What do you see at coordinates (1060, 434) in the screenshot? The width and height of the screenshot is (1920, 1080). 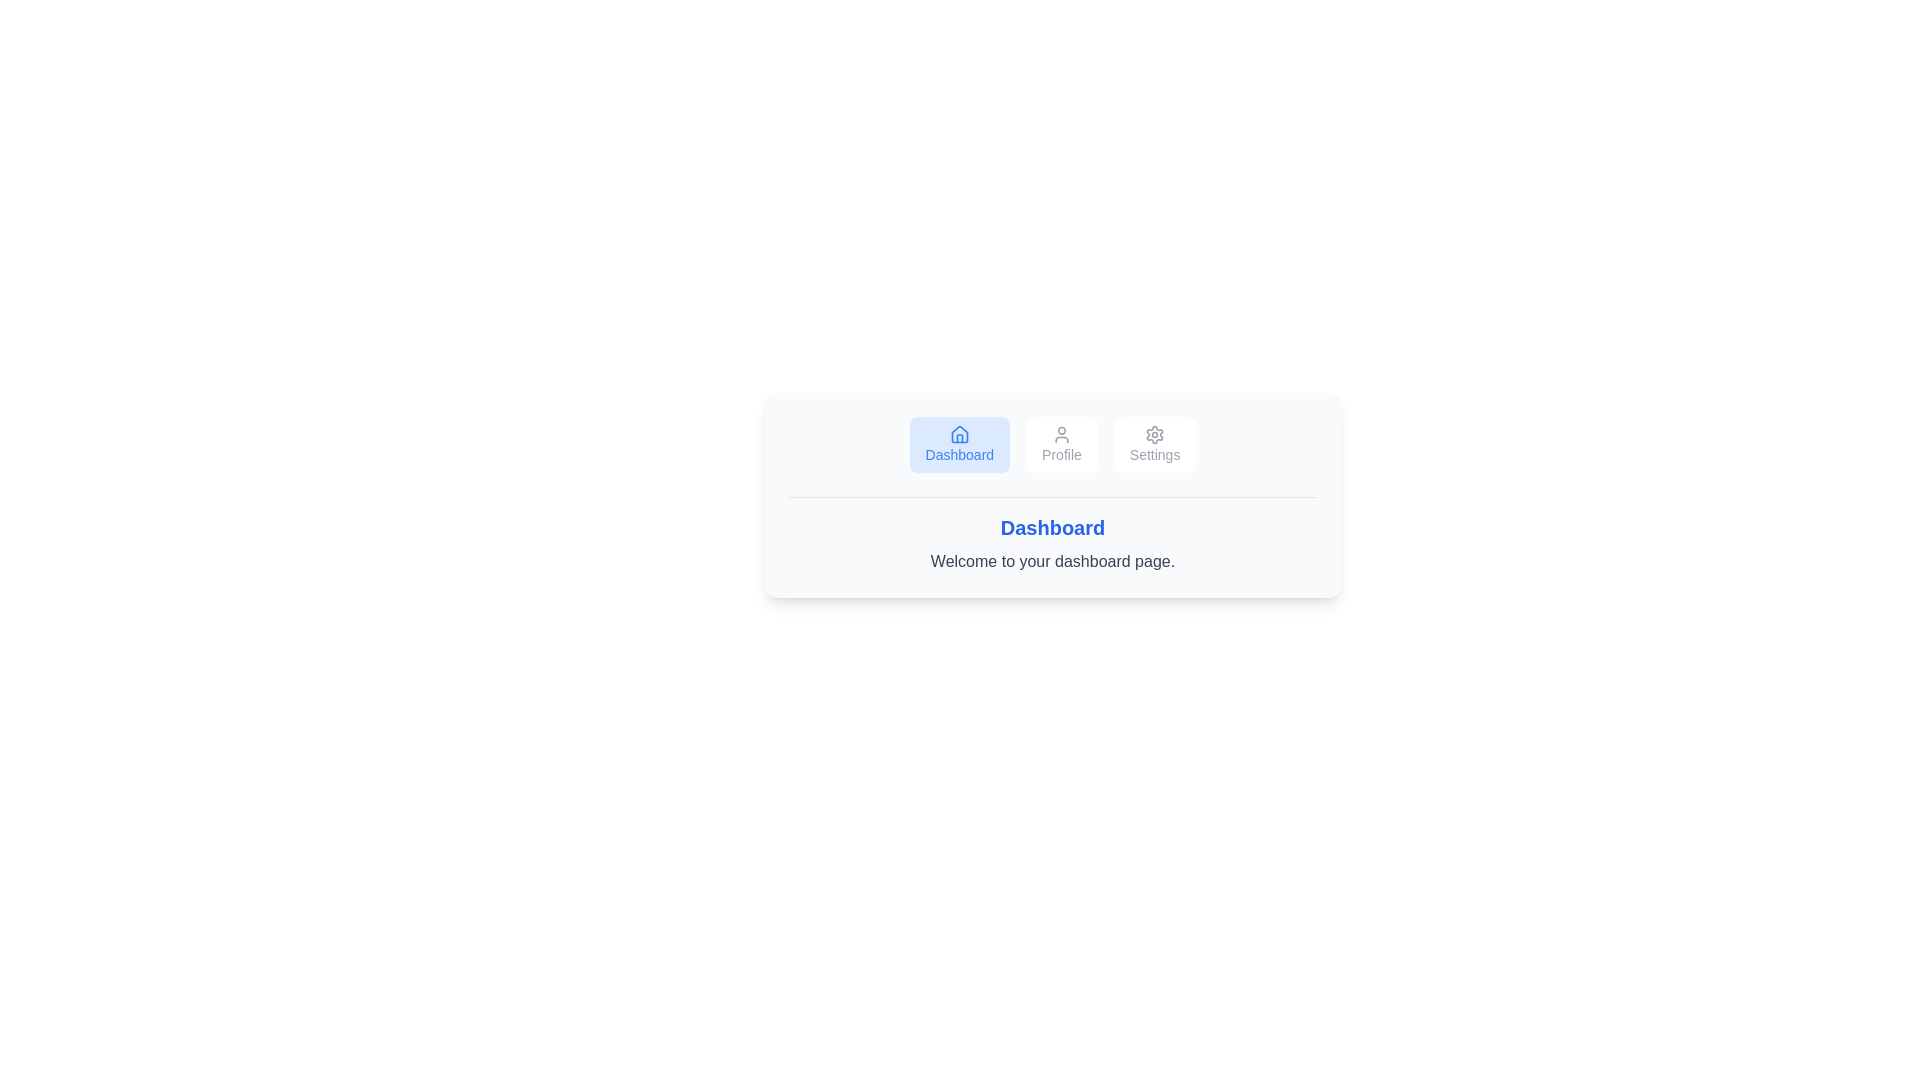 I see `the icon of the Profile tab to inspect it visually` at bounding box center [1060, 434].